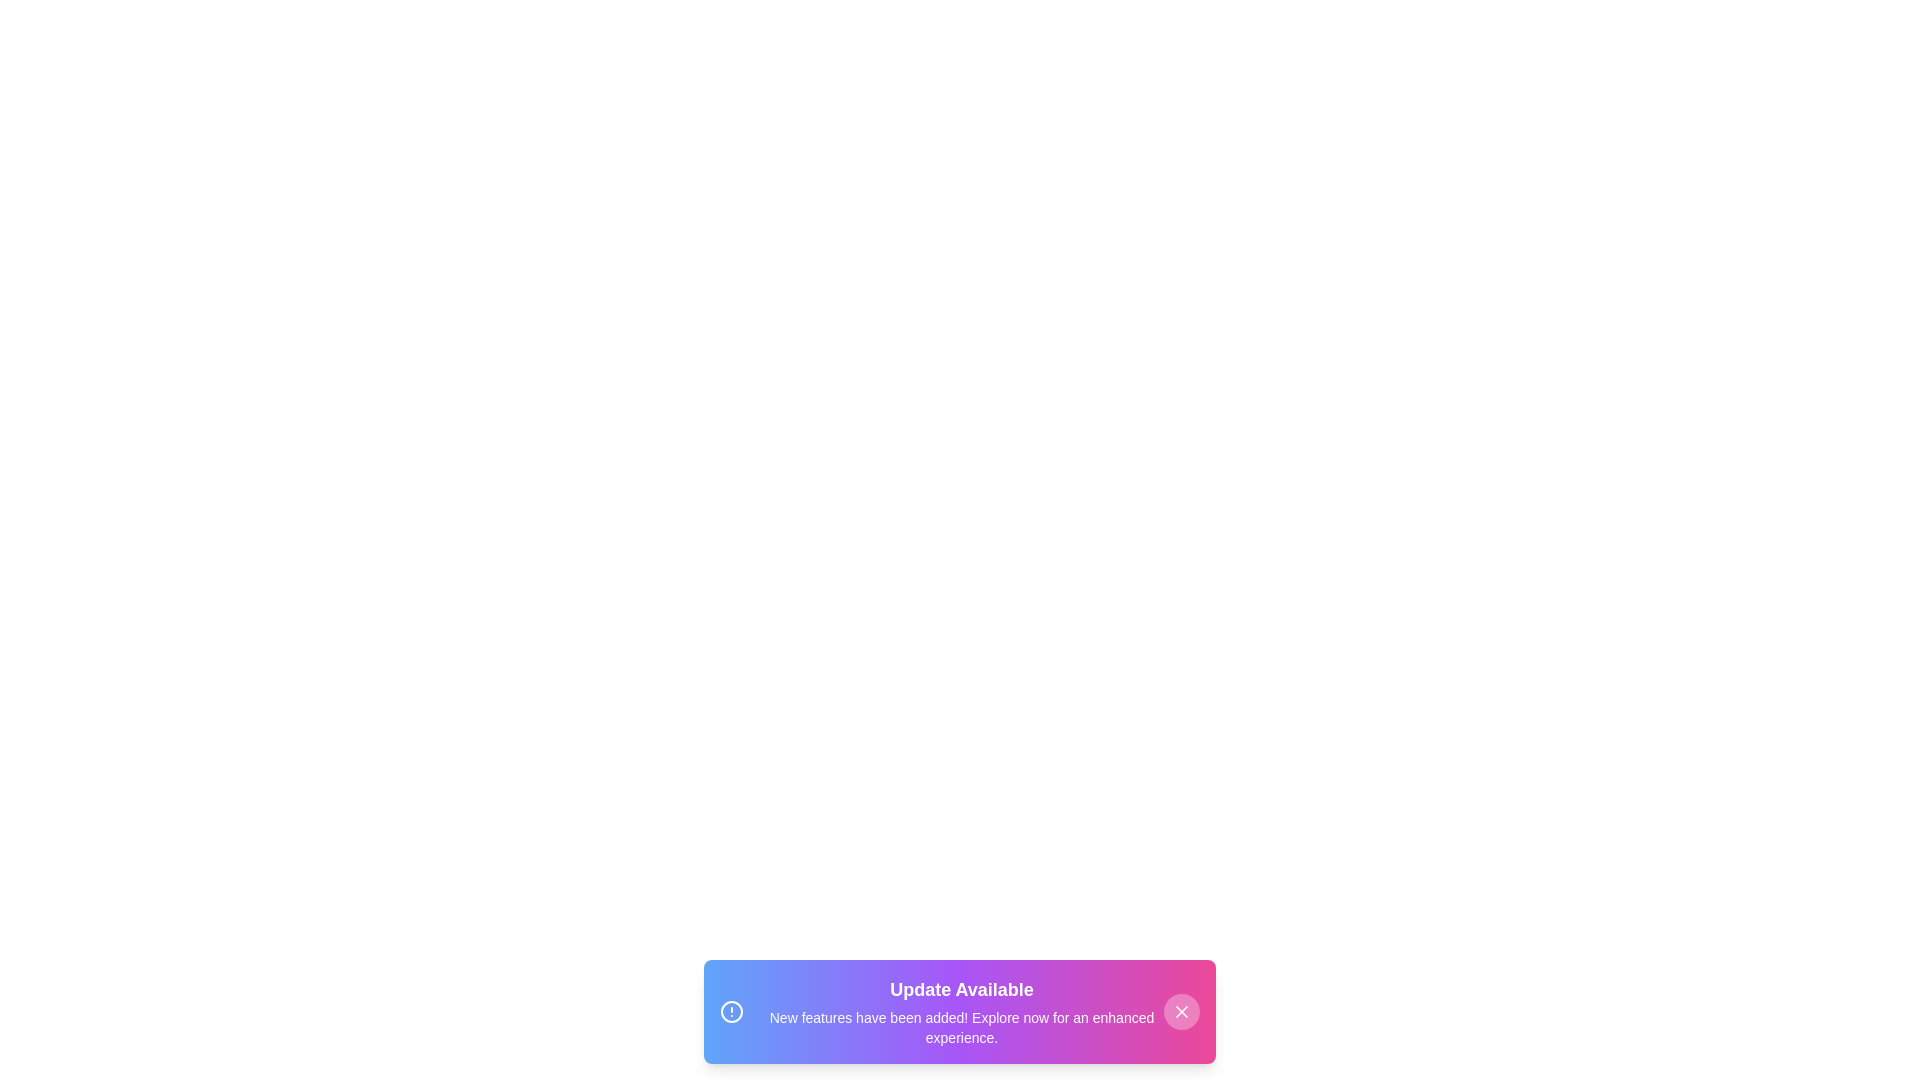 This screenshot has width=1920, height=1080. Describe the element at coordinates (1181, 1011) in the screenshot. I see `the close button of the snackbar to dismiss it` at that location.